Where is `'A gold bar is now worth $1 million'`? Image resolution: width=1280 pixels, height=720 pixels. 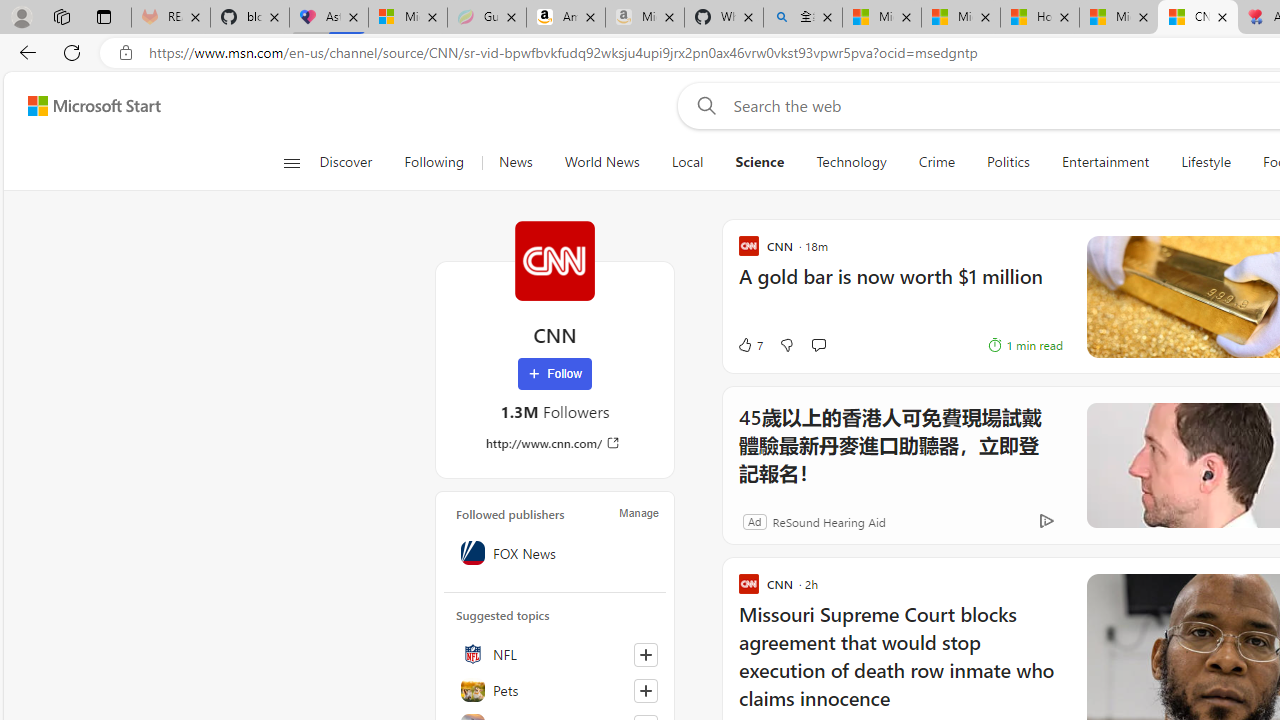 'A gold bar is now worth $1 million' is located at coordinates (899, 286).